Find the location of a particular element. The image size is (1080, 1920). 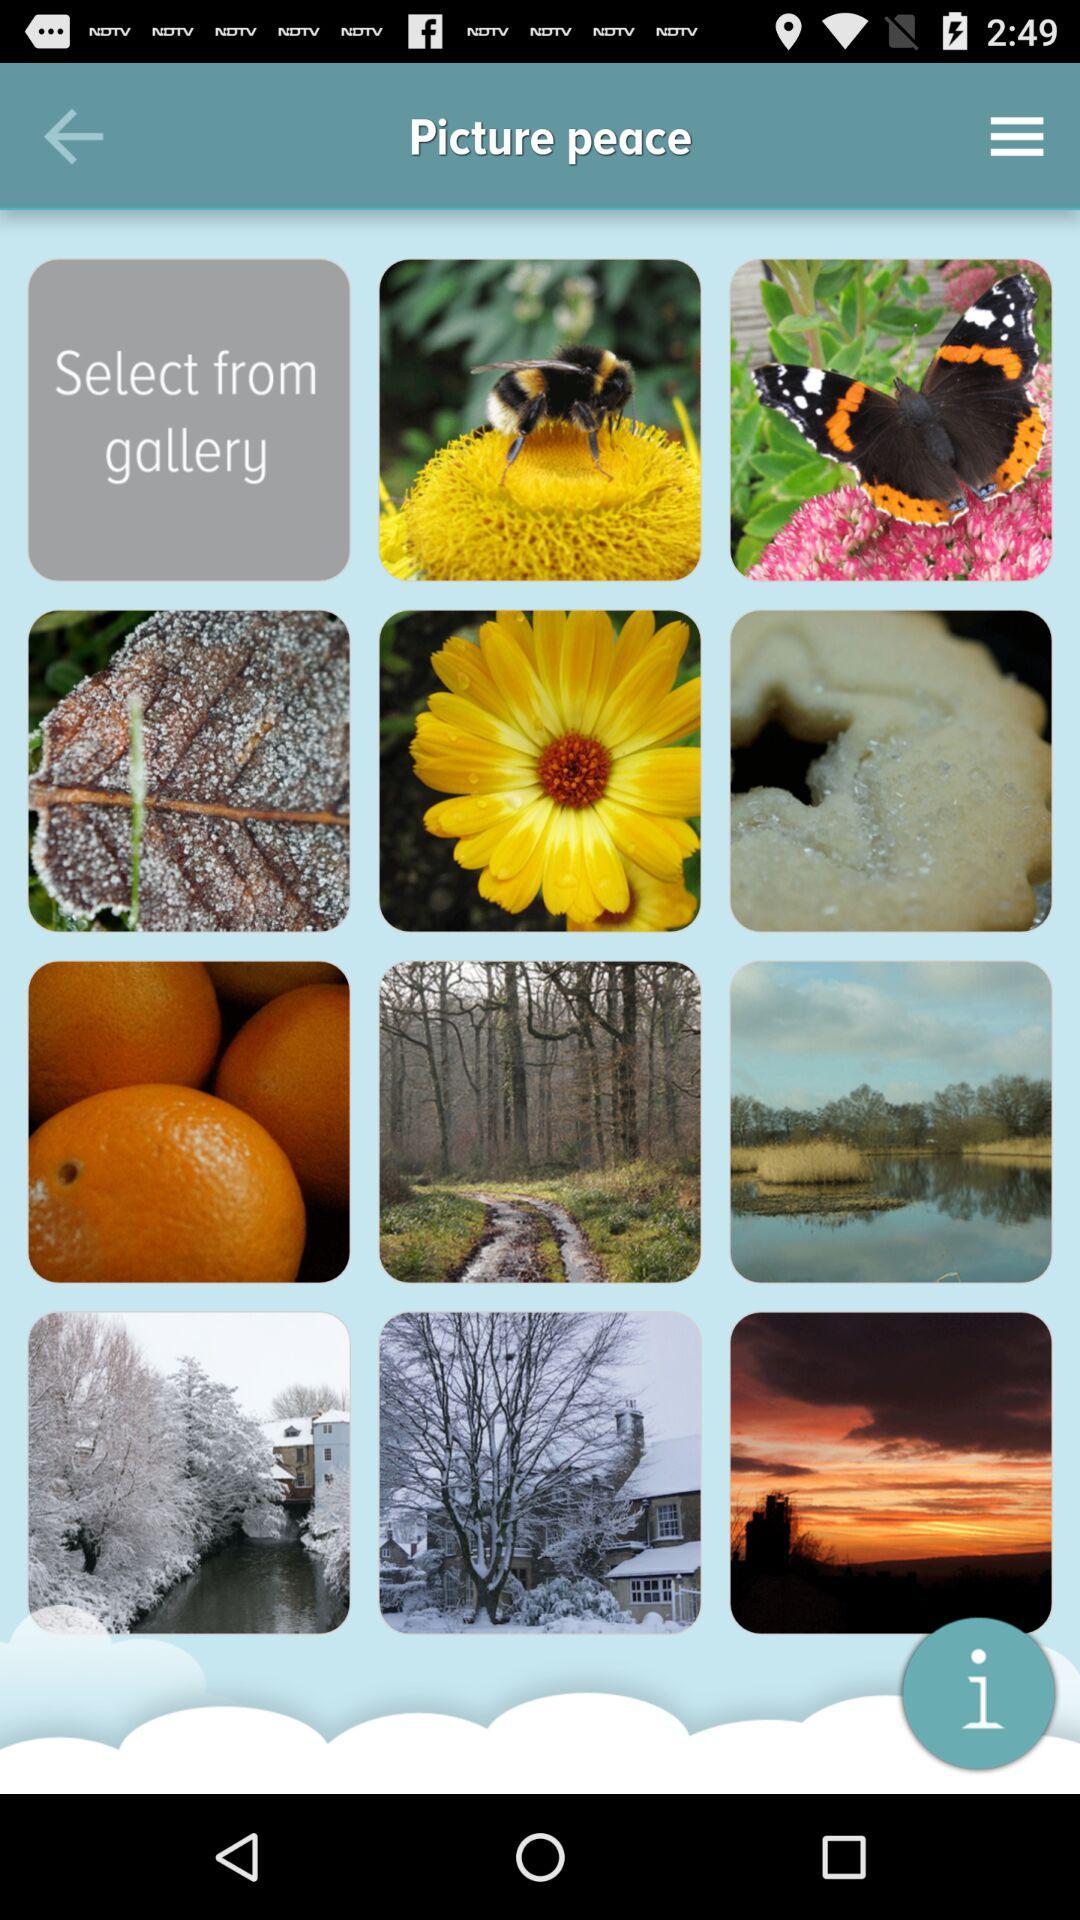

choose this picture is located at coordinates (189, 1473).